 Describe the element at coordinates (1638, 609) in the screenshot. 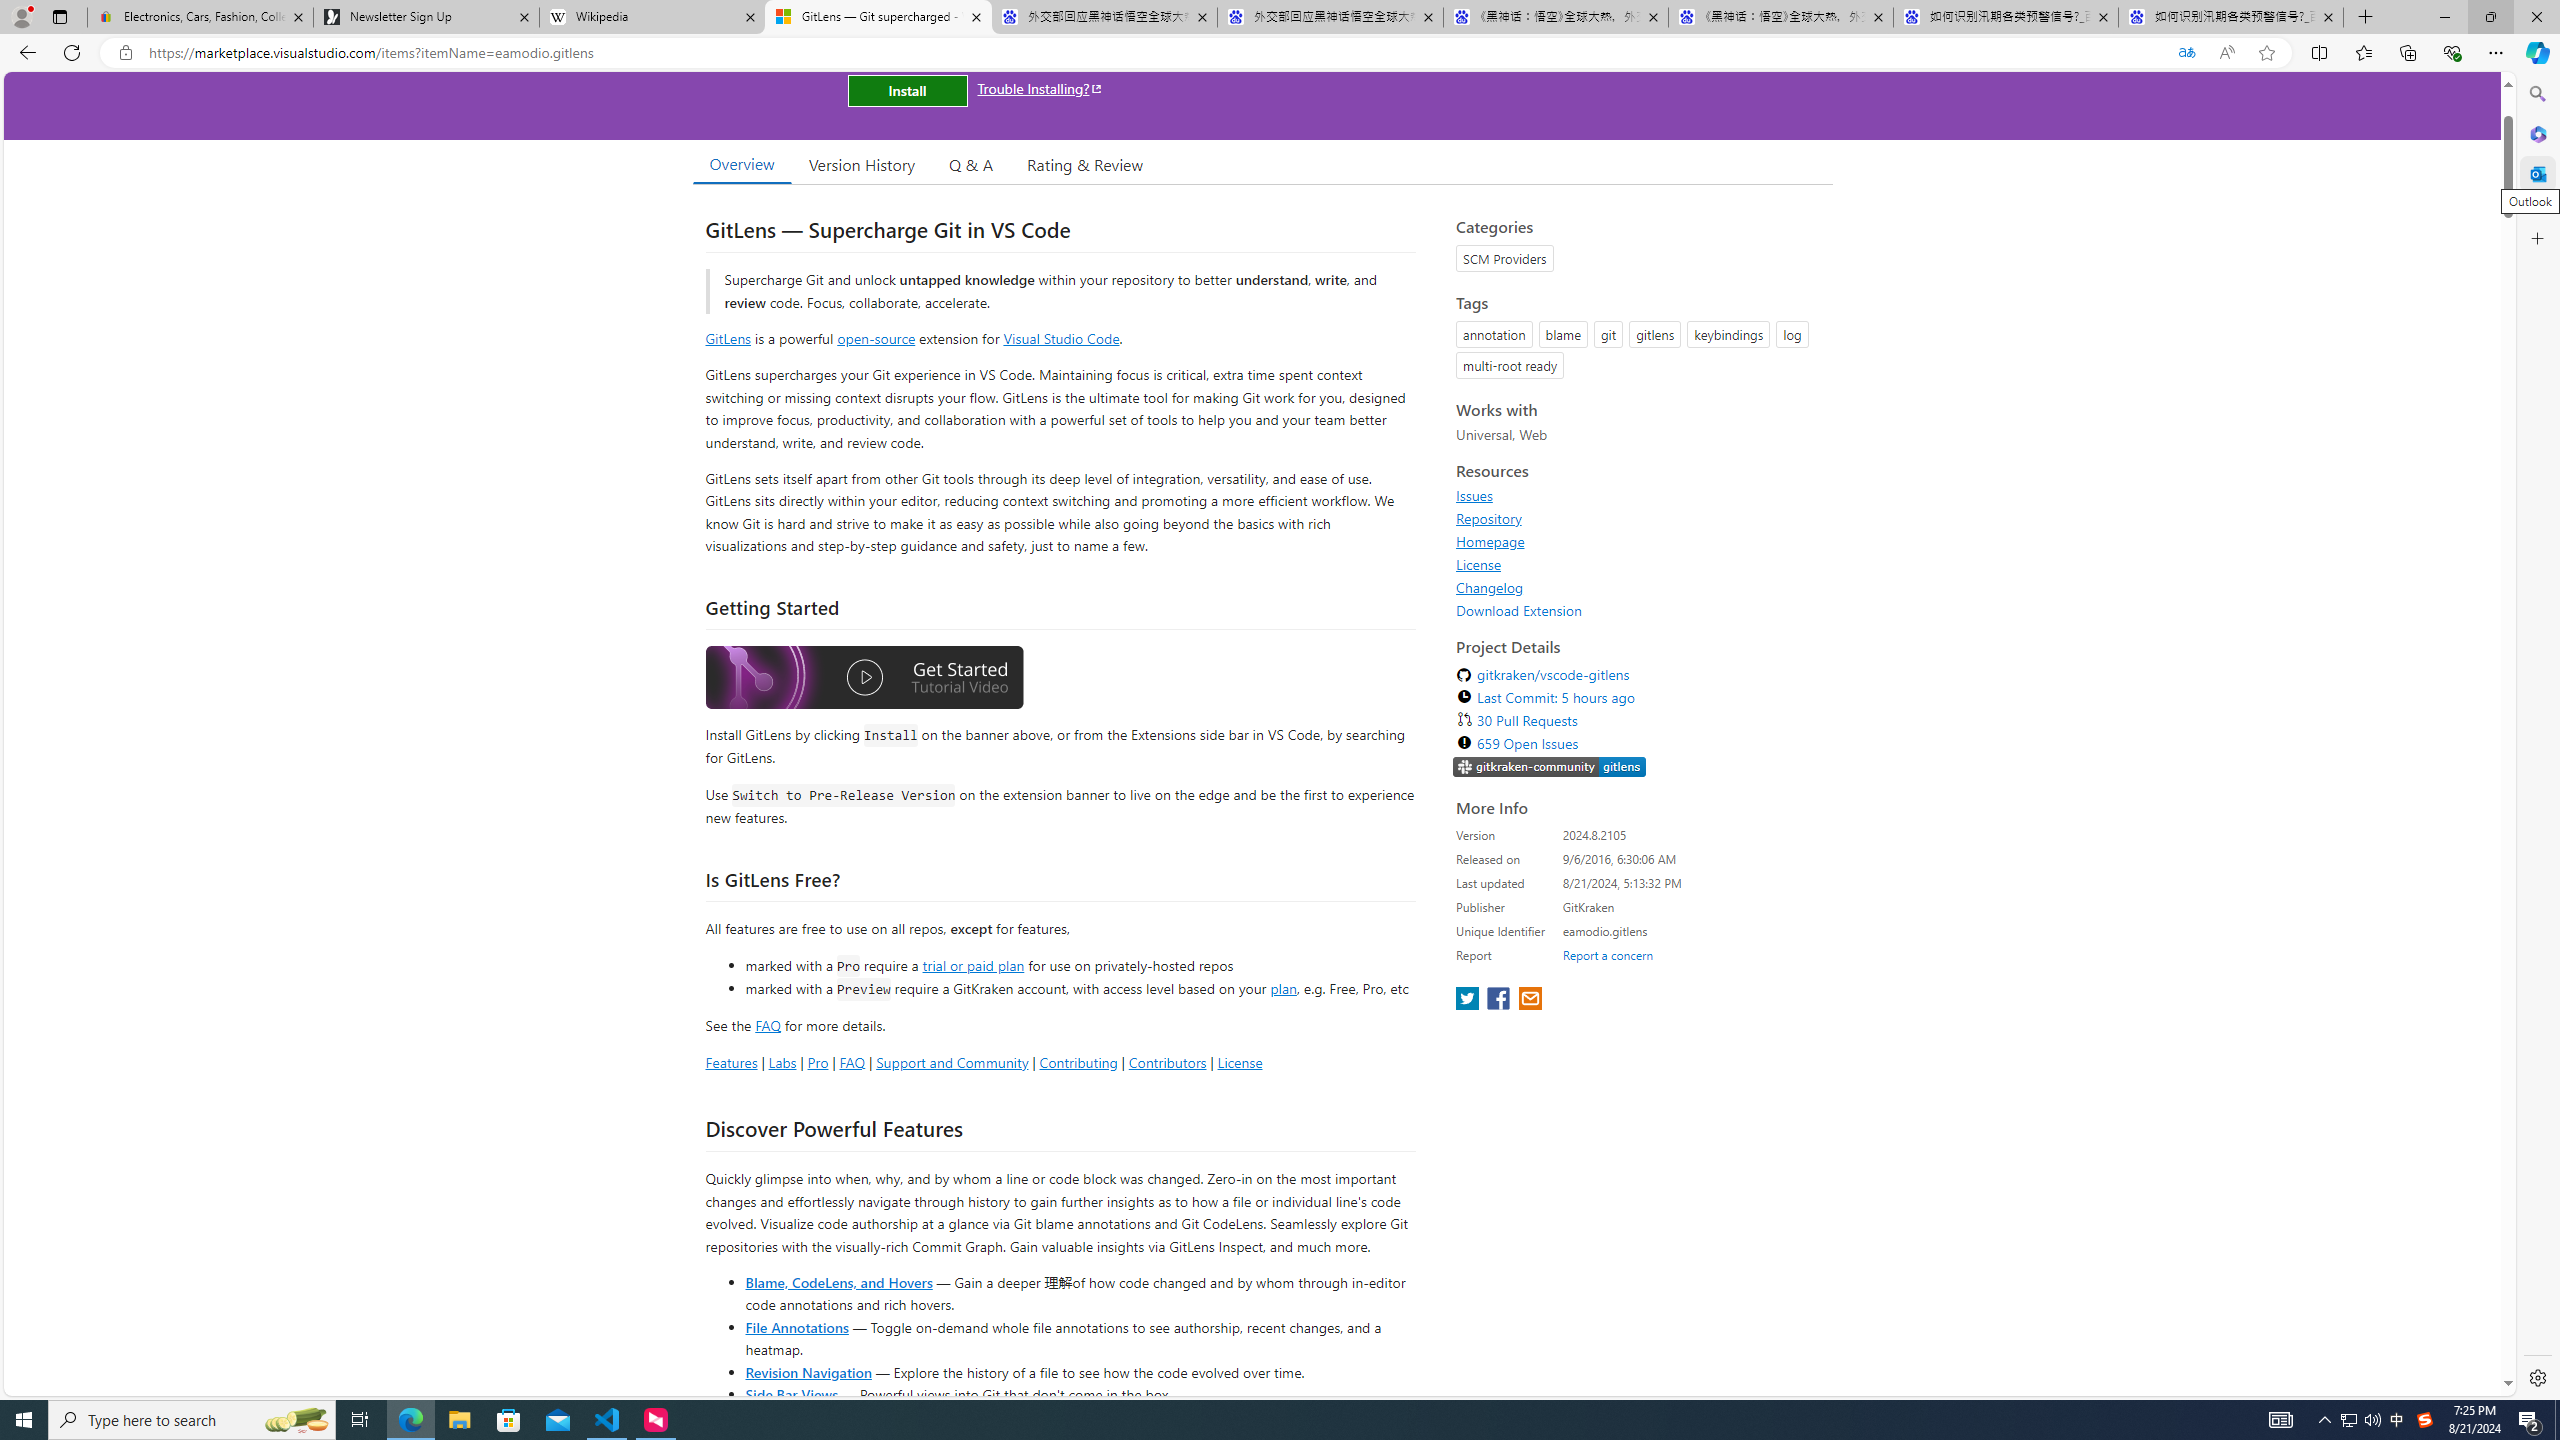

I see `'Download Extension'` at that location.